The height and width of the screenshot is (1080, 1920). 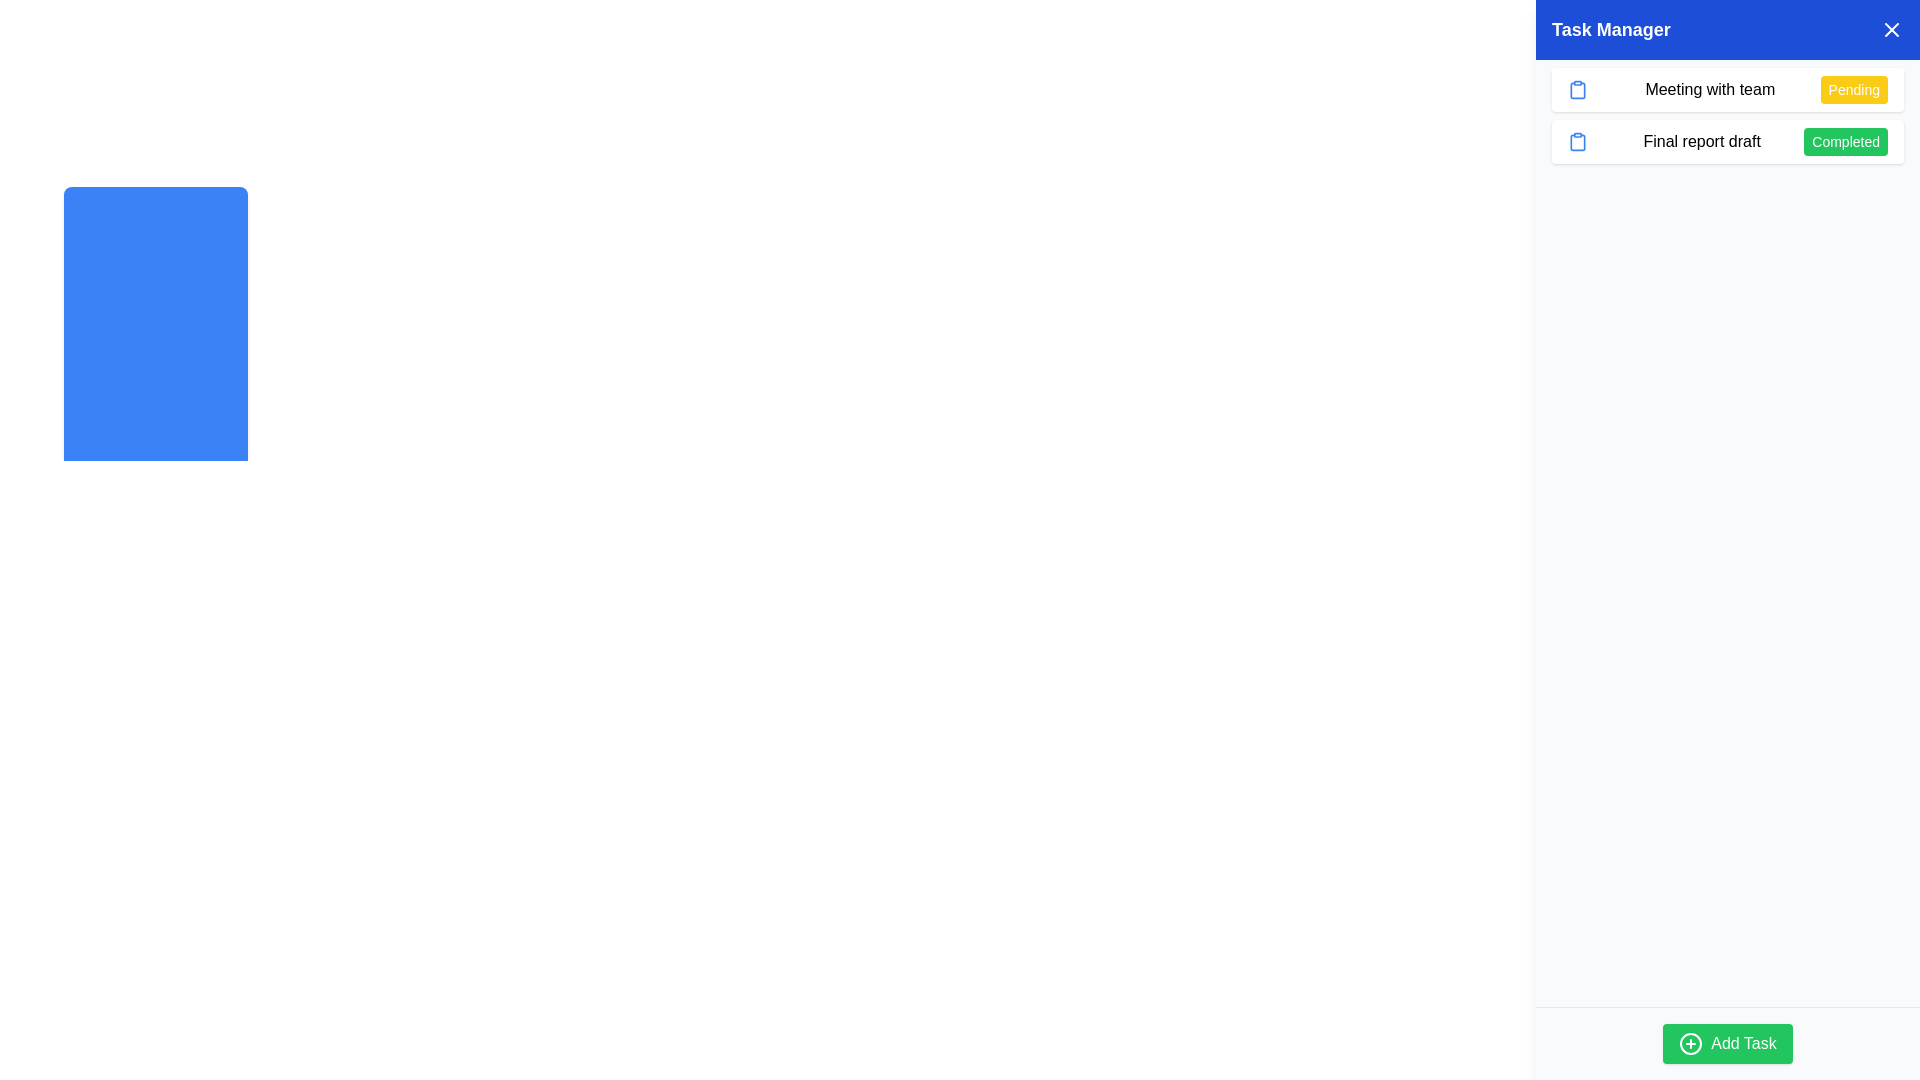 I want to click on the 'Final report draft' task item, so click(x=1727, y=141).